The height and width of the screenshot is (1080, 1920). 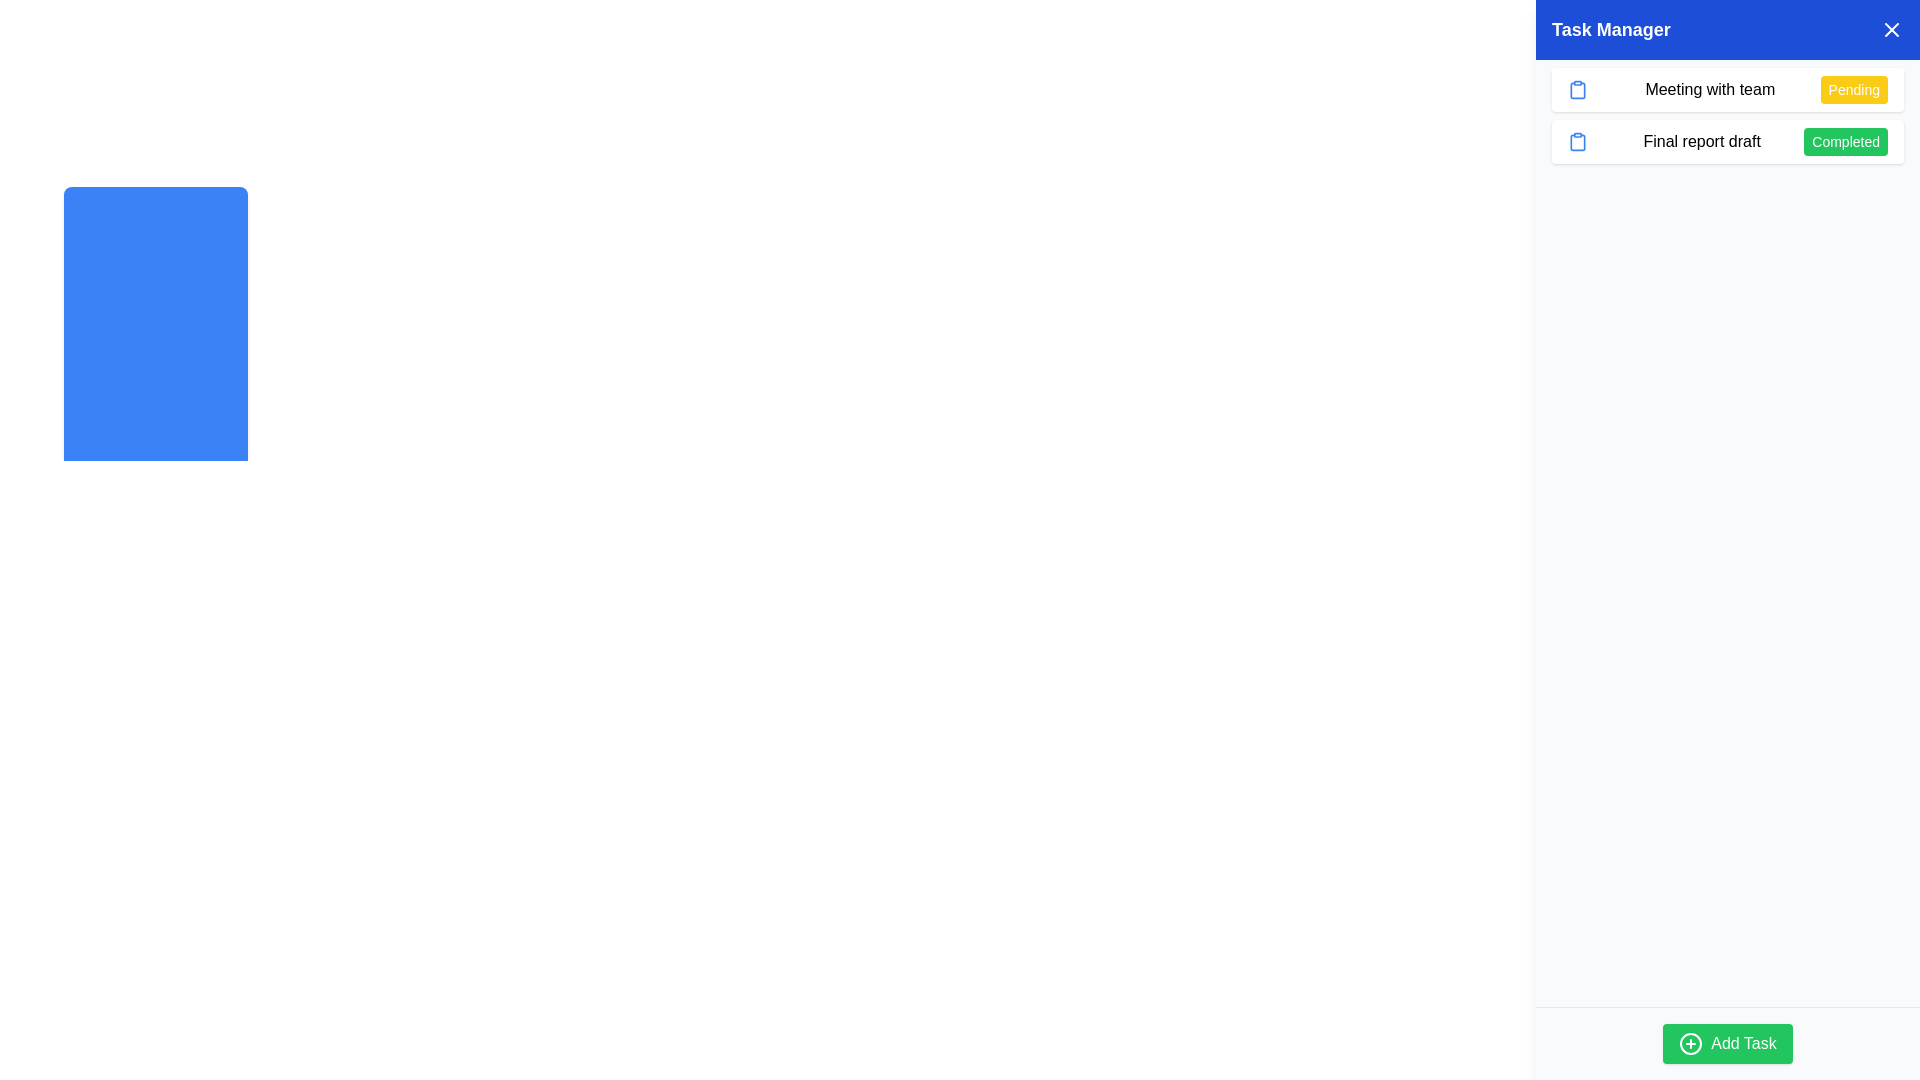 I want to click on the 'Final report draft' task item, so click(x=1727, y=141).